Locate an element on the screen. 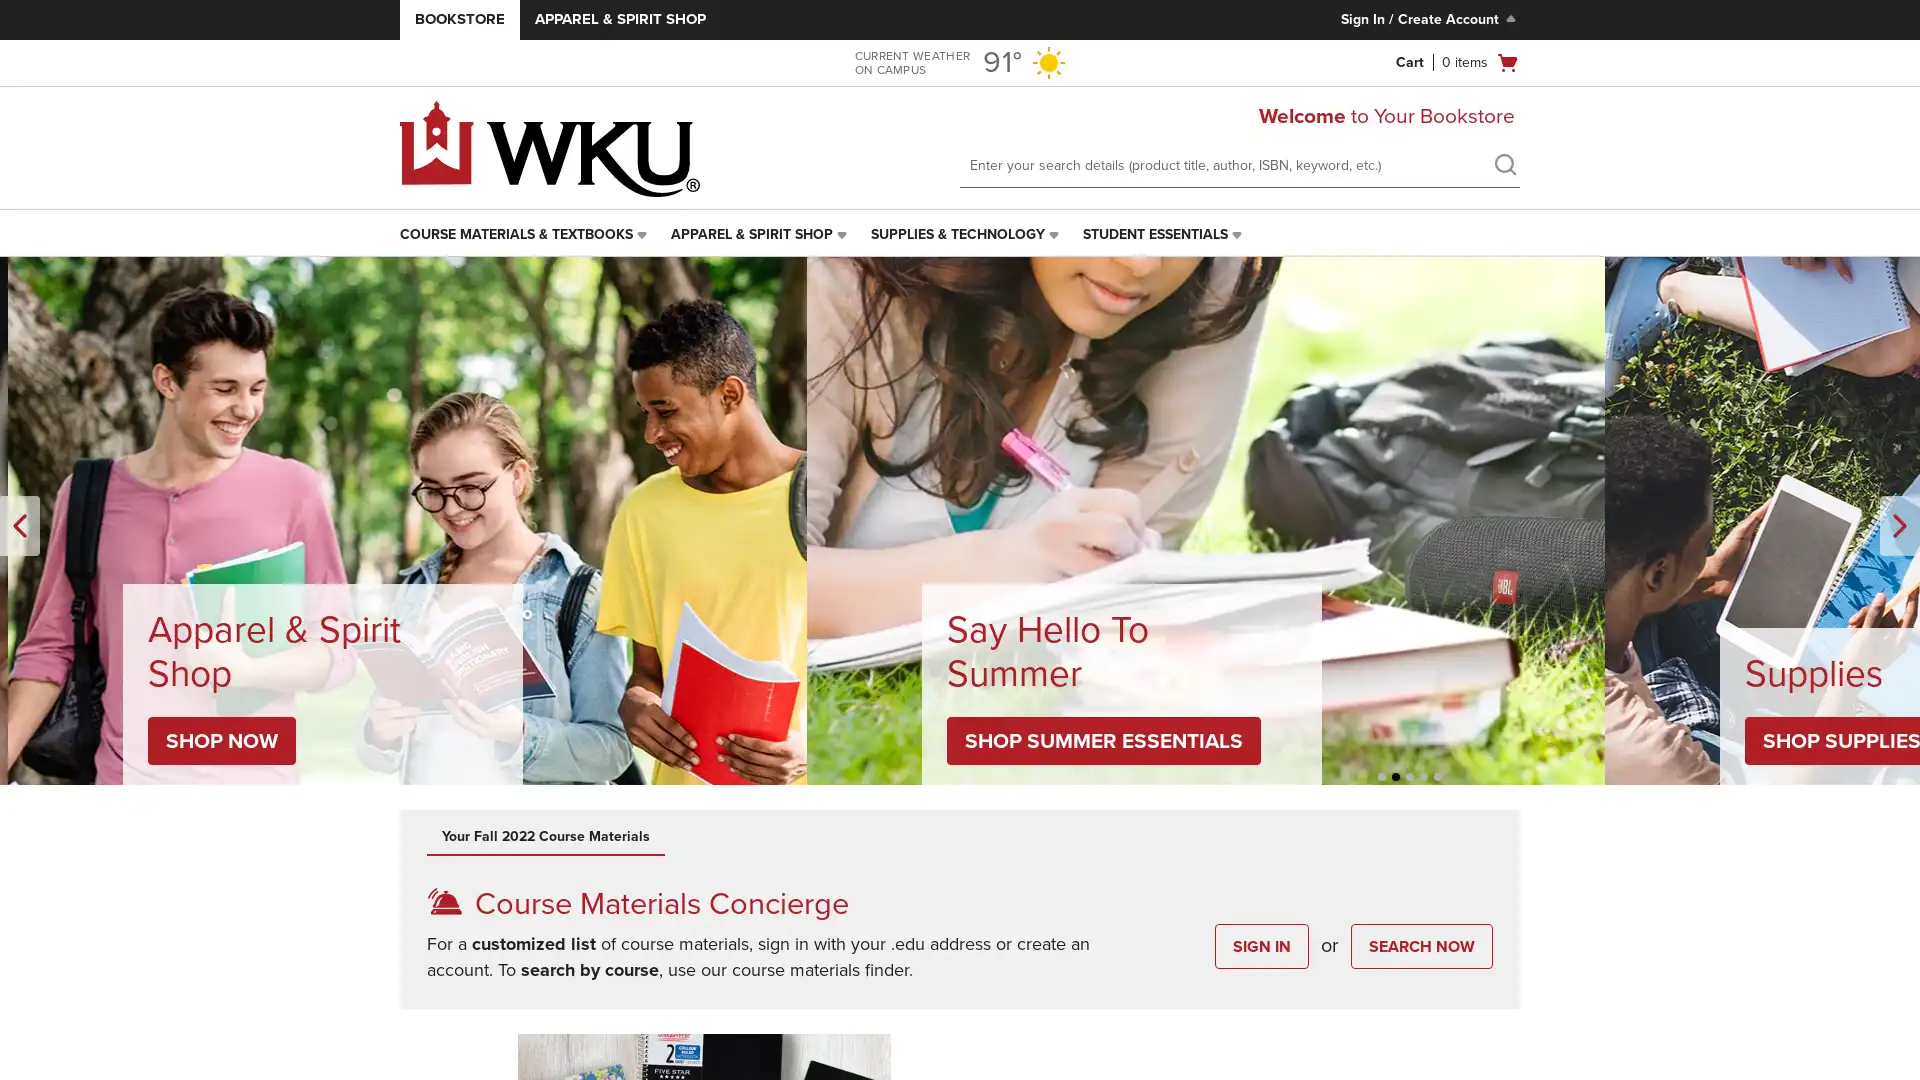  Unselected, Slide 4 is located at coordinates (1423, 775).